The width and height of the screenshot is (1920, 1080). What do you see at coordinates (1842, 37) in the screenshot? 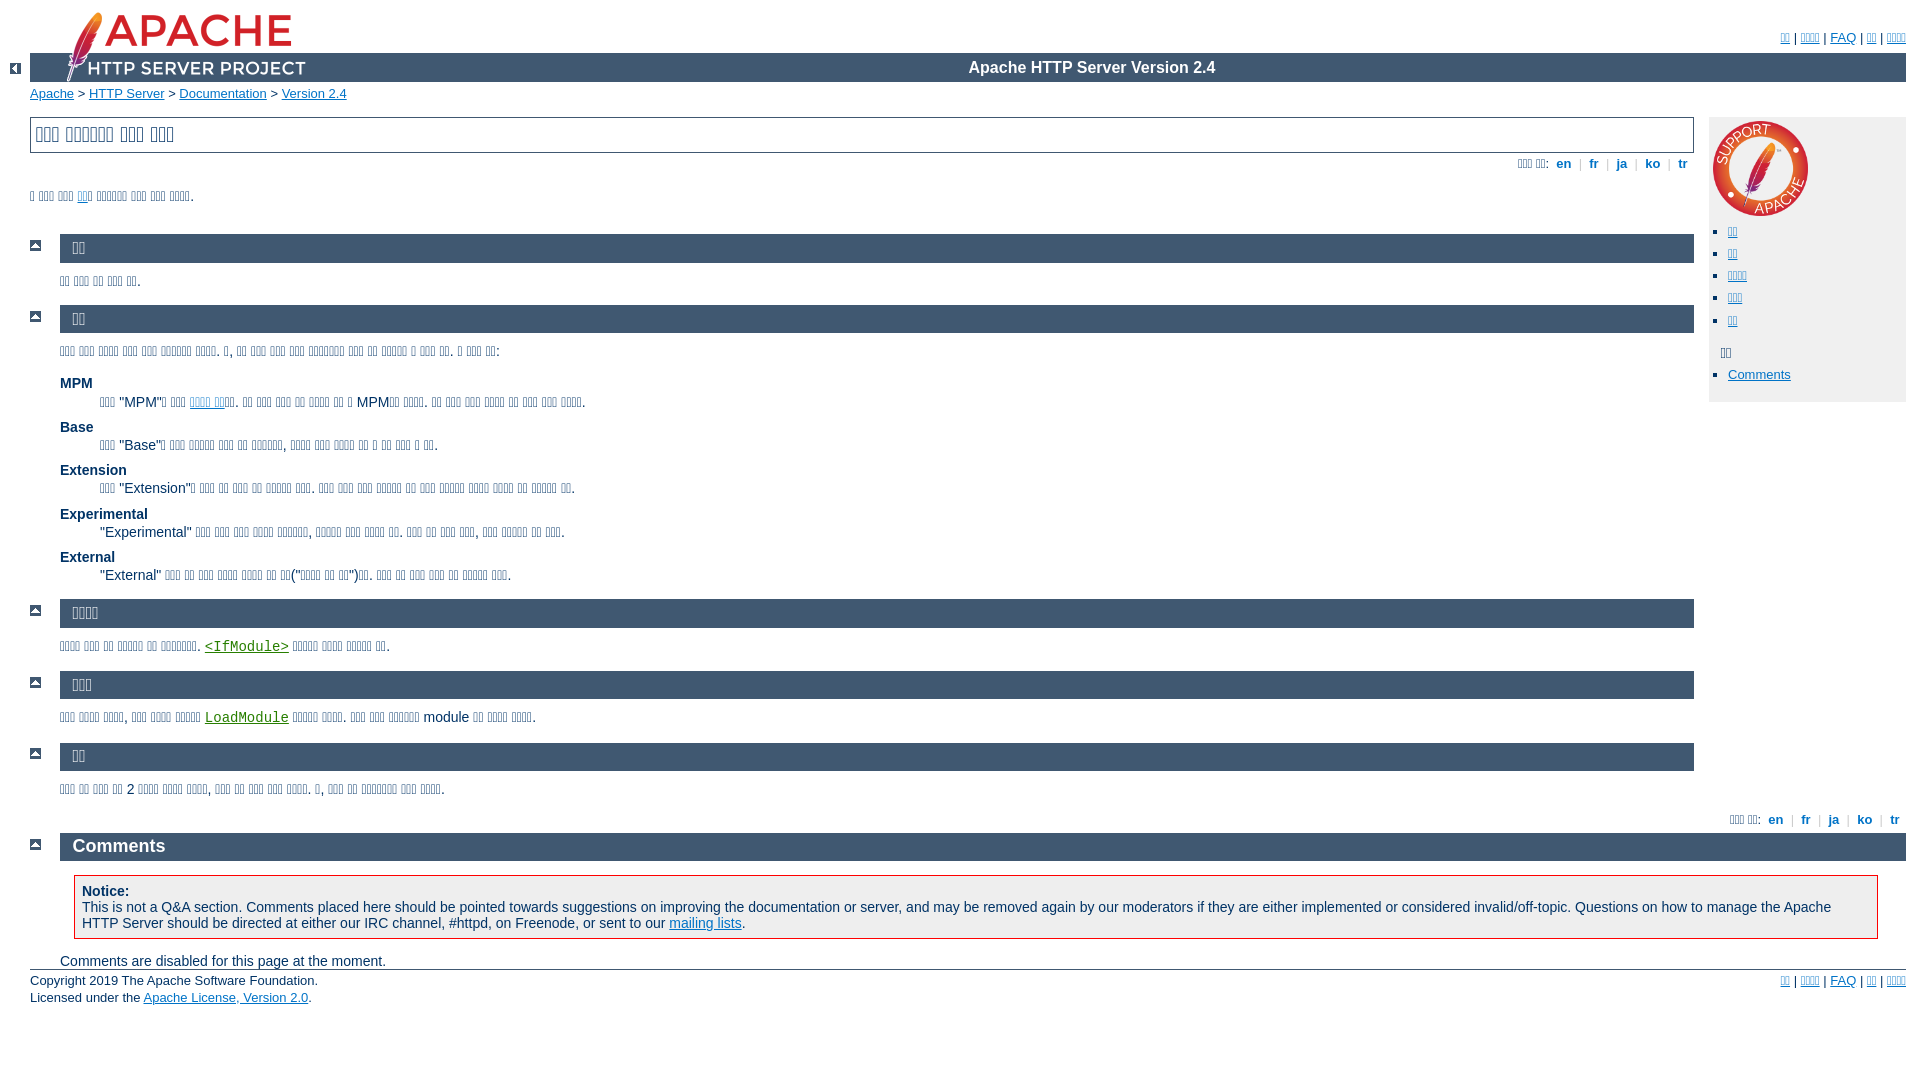
I see `'FAQ'` at bounding box center [1842, 37].